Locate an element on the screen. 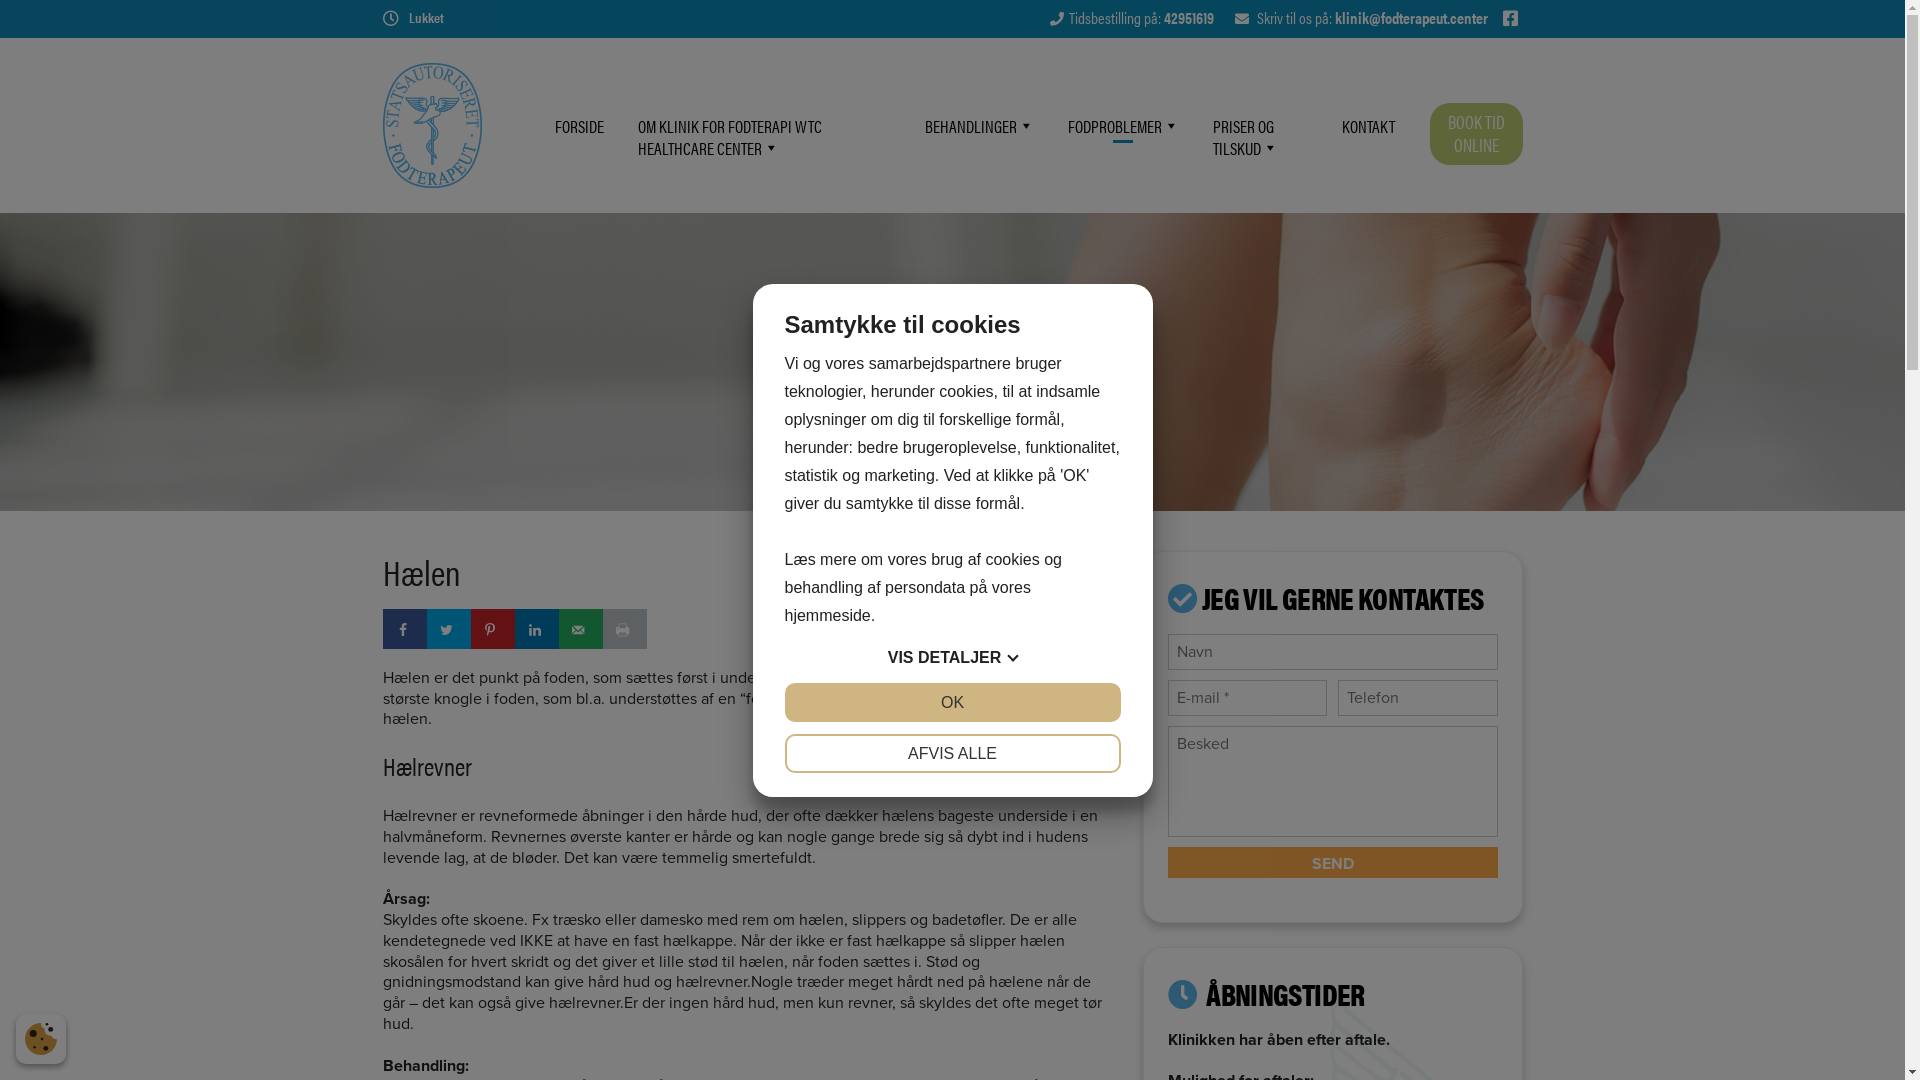  'Send' is located at coordinates (1333, 861).